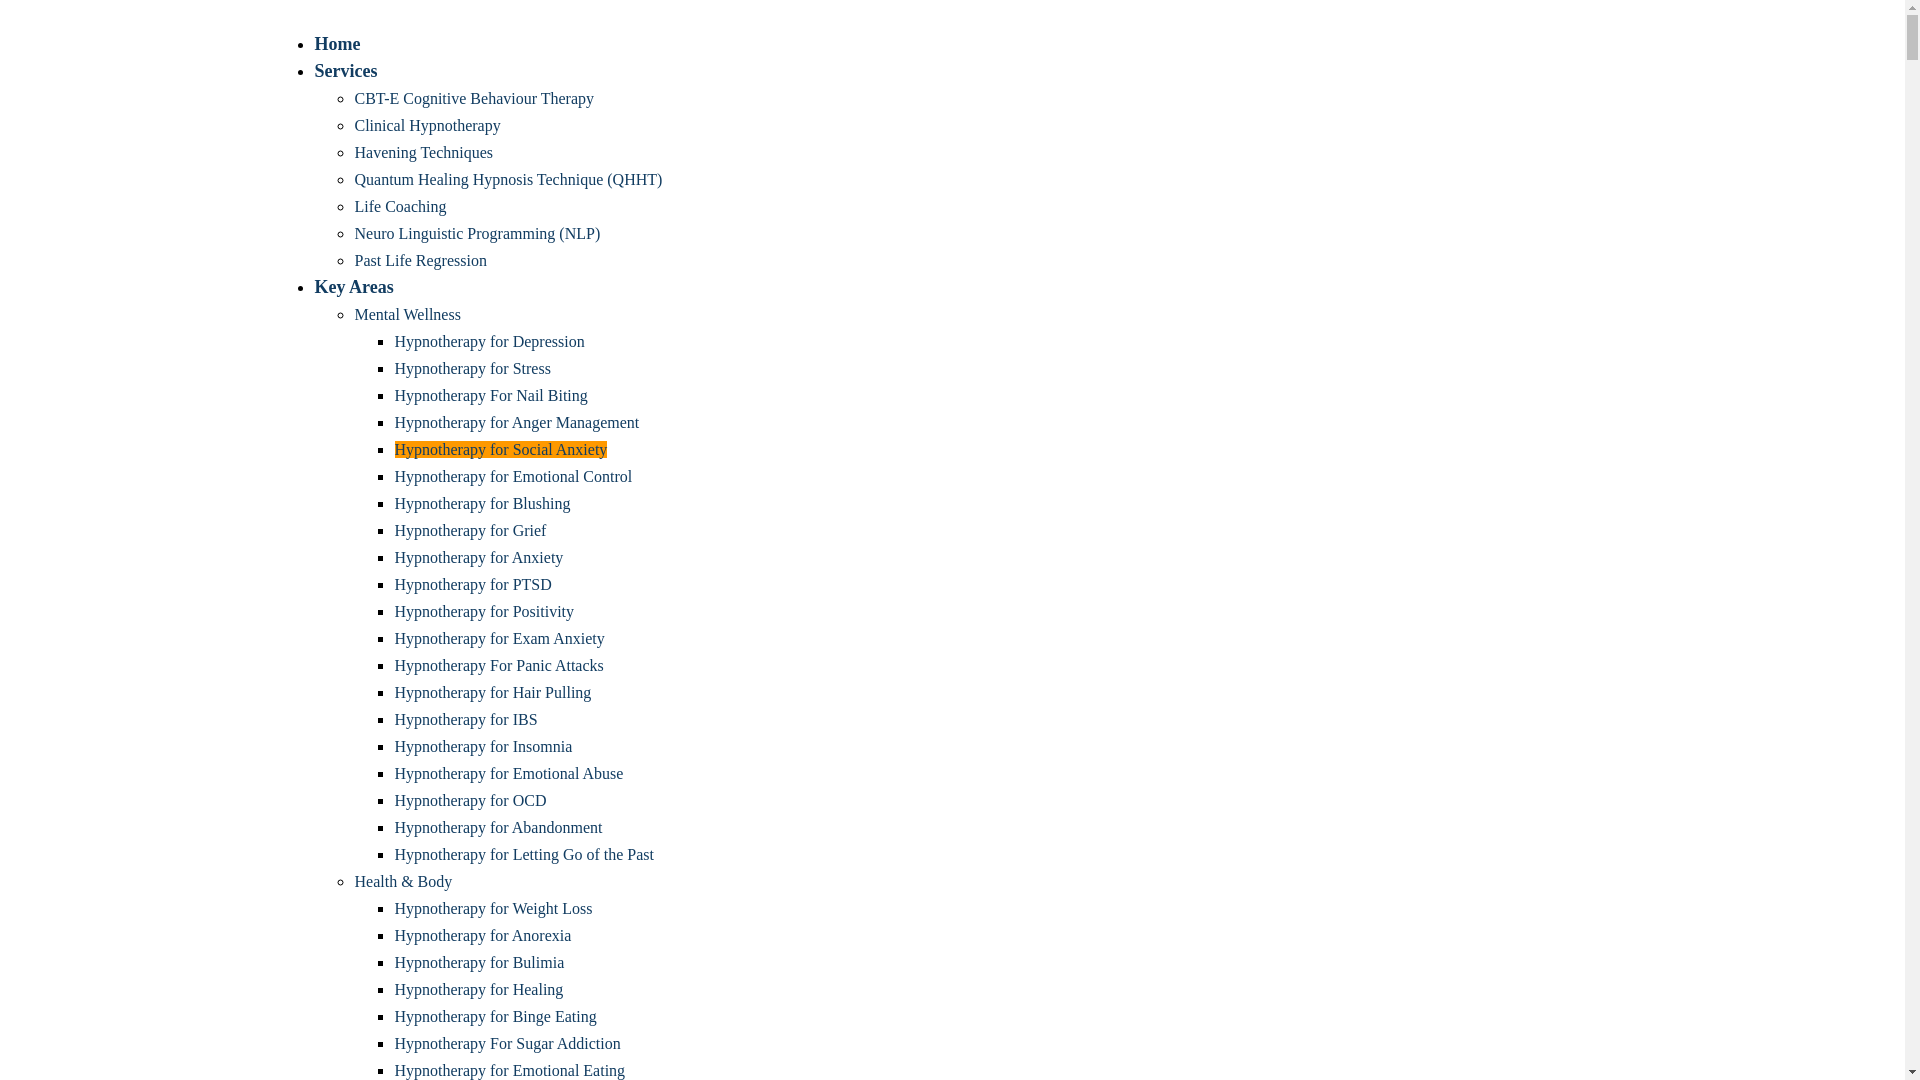  Describe the element at coordinates (478, 961) in the screenshot. I see `'Hypnotherapy for Bulimia'` at that location.